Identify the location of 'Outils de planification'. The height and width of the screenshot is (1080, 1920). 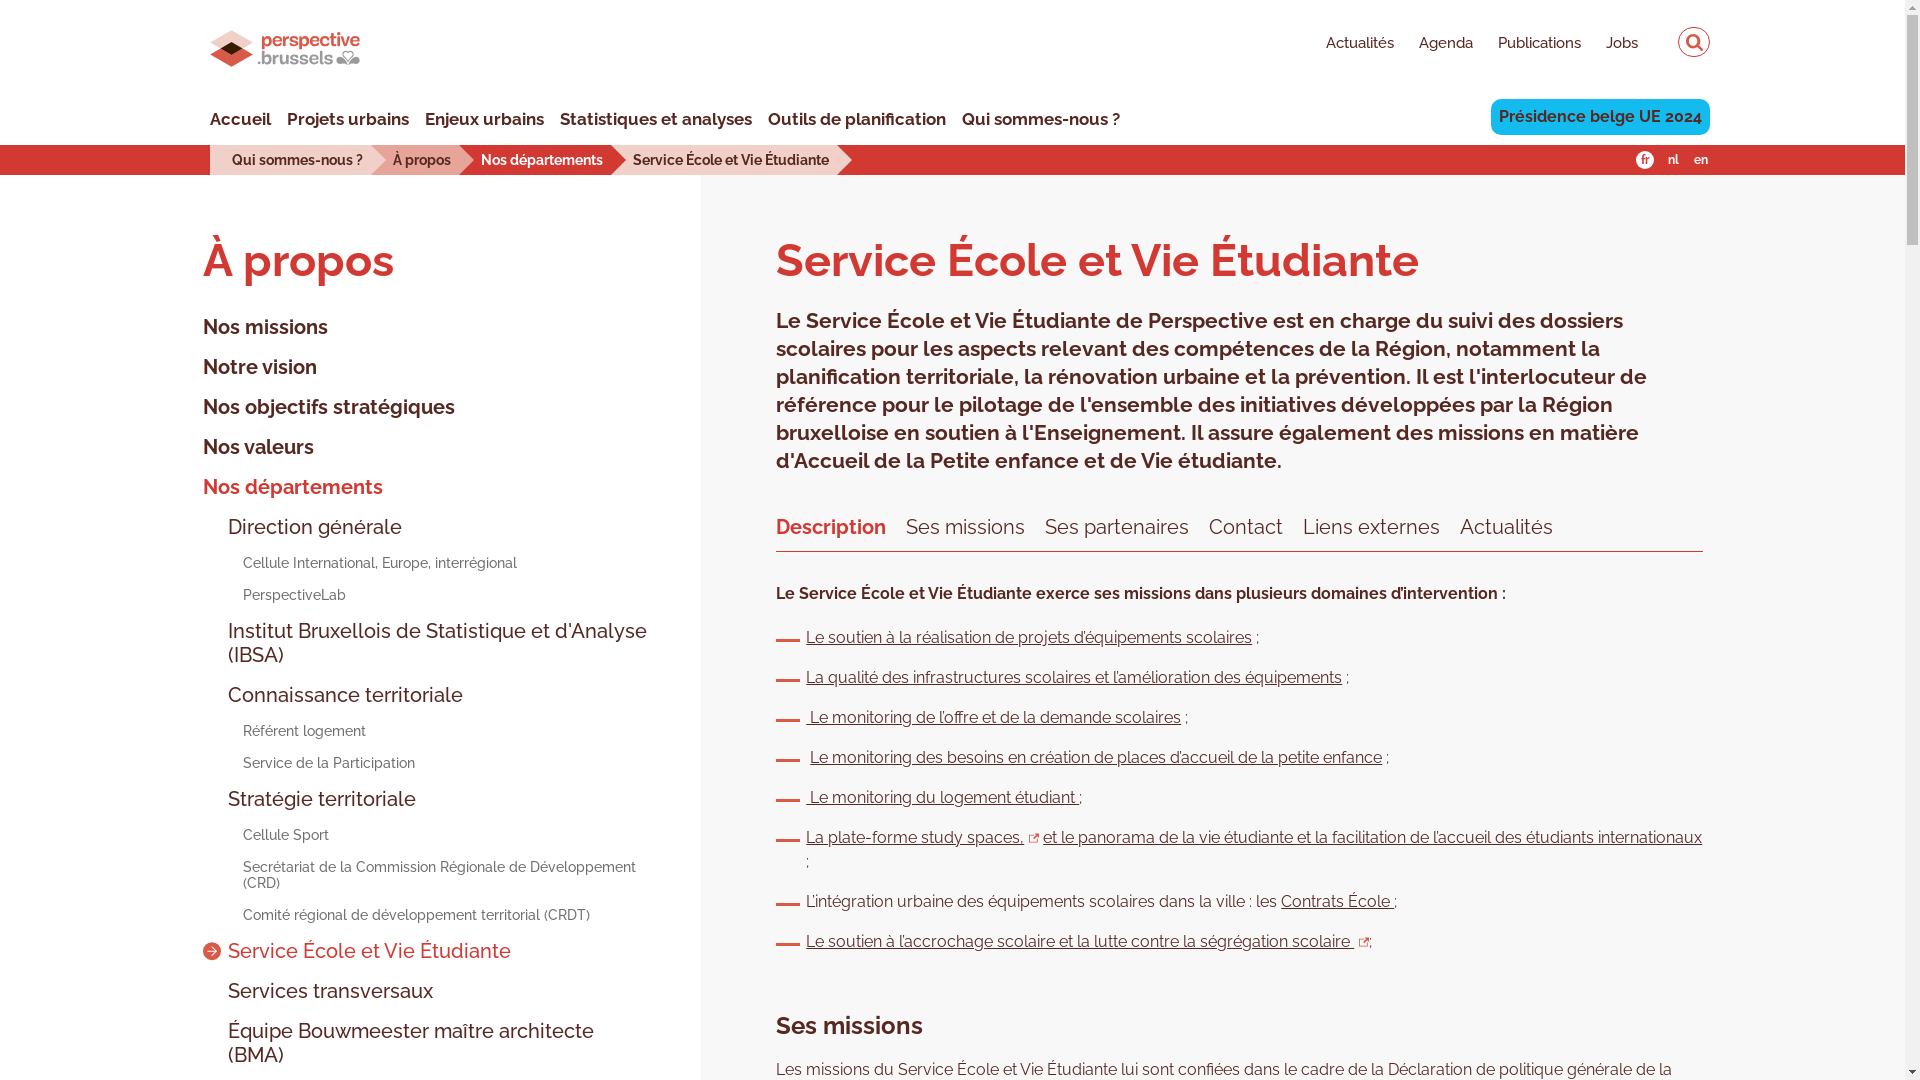
(857, 119).